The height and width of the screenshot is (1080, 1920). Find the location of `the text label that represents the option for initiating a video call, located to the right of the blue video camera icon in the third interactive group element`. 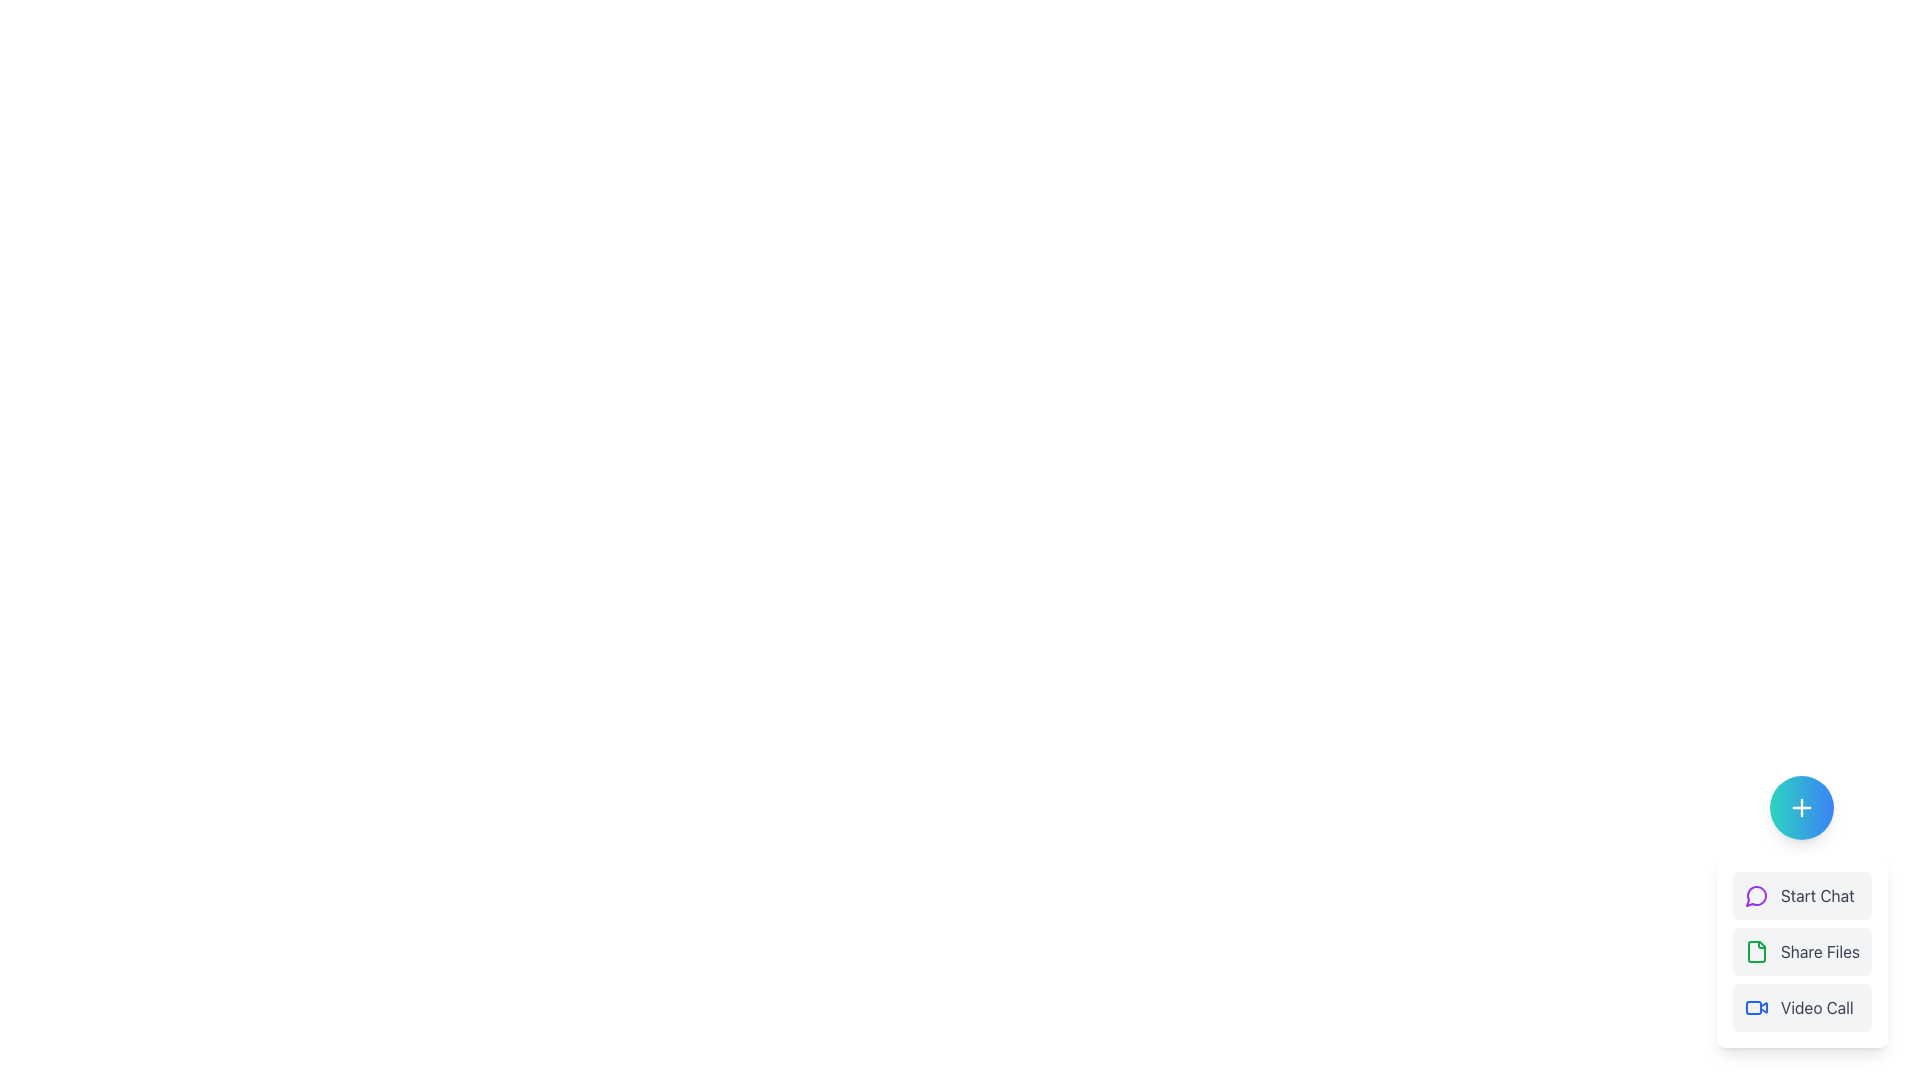

the text label that represents the option for initiating a video call, located to the right of the blue video camera icon in the third interactive group element is located at coordinates (1817, 1007).